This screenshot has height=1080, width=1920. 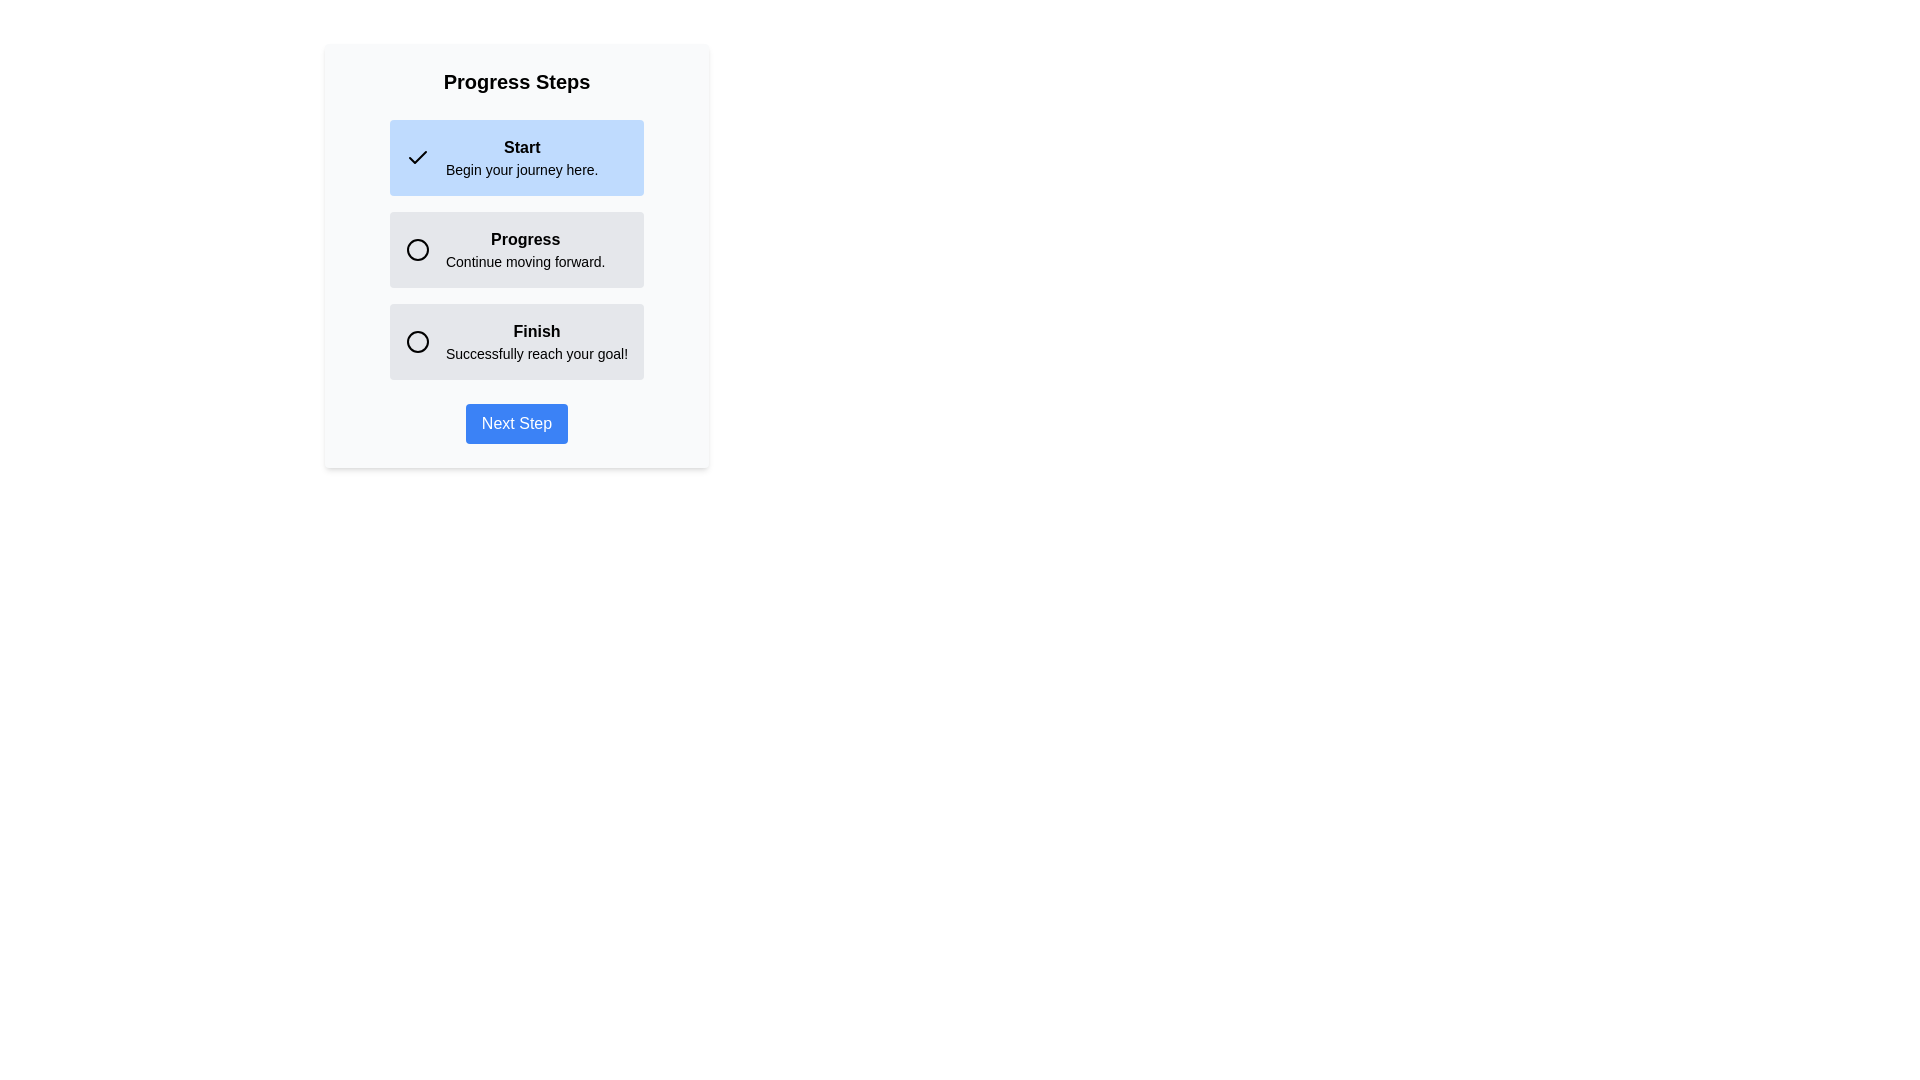 I want to click on the text label that reads 'Successfully reach your goal!' which is located below the bolded text 'Finish' in a progress tracker interface, so click(x=537, y=353).